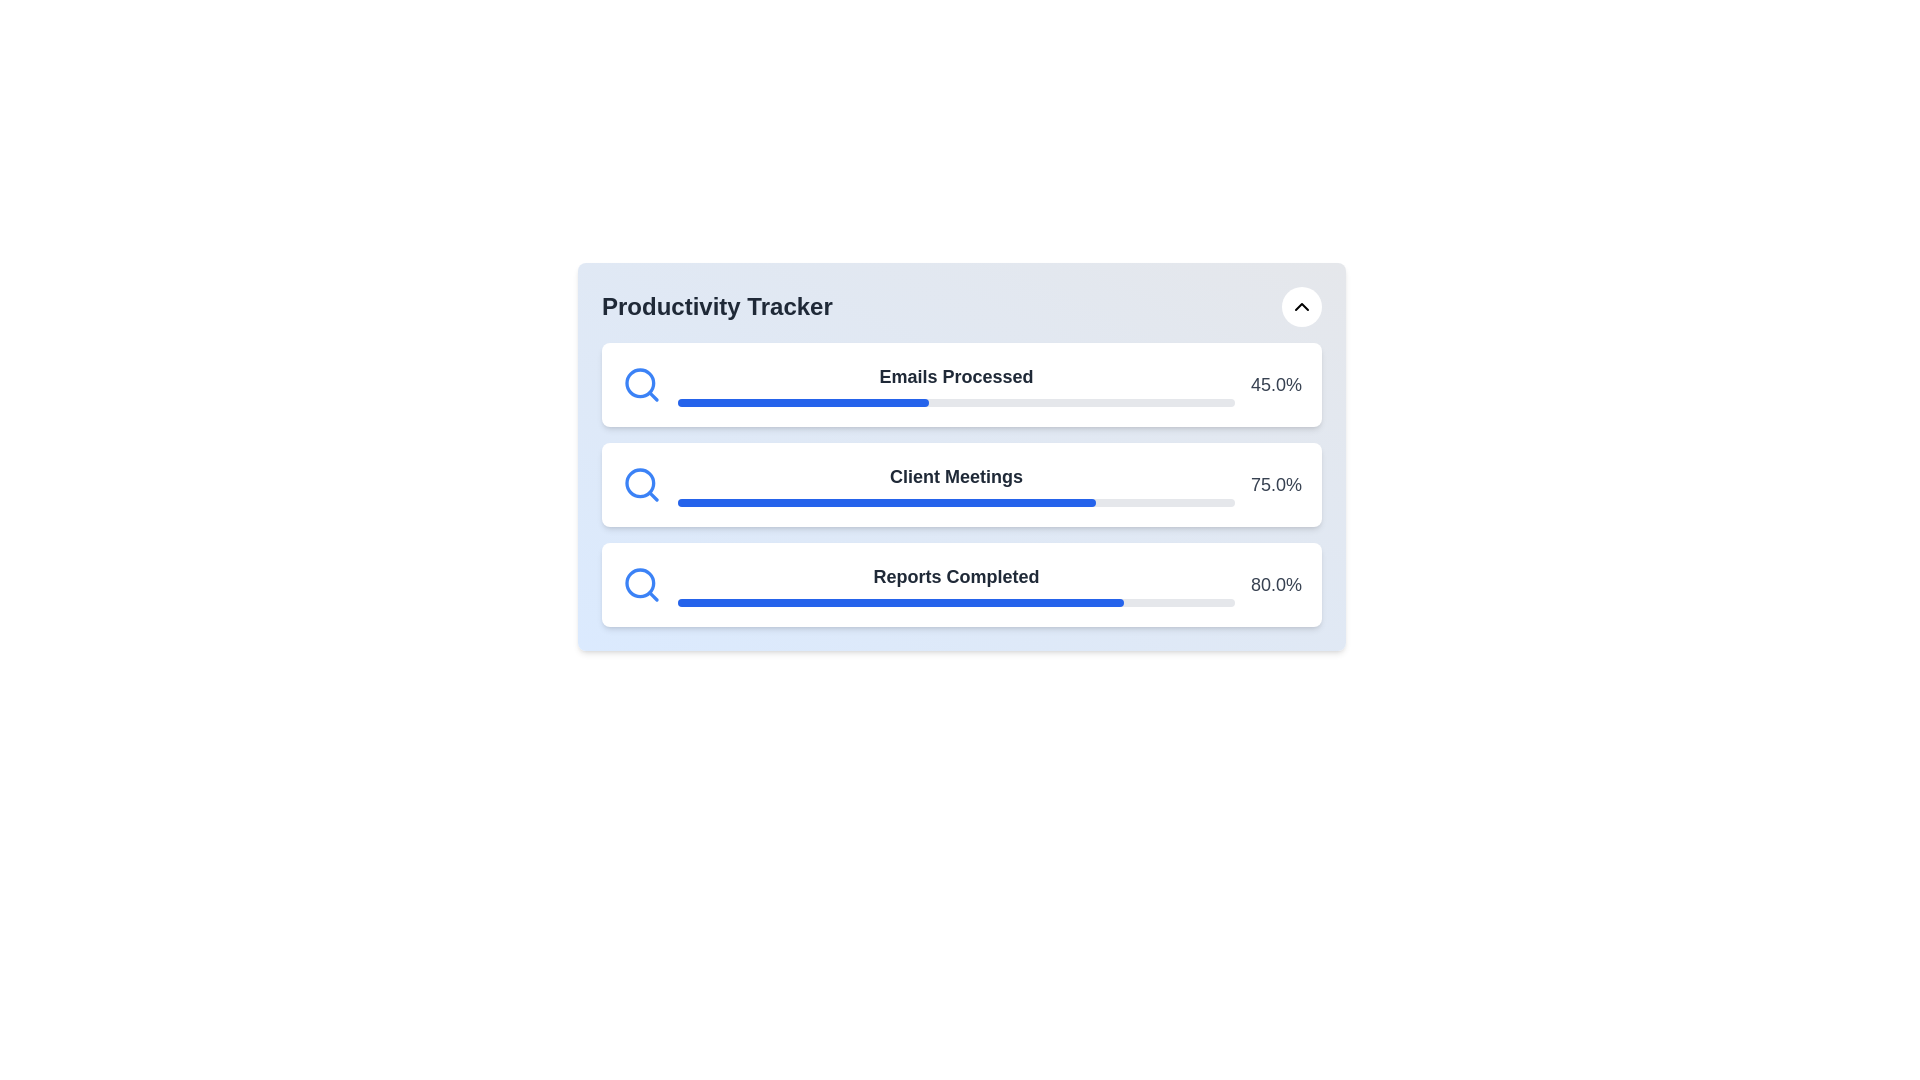 Image resolution: width=1920 pixels, height=1080 pixels. Describe the element at coordinates (955, 601) in the screenshot. I see `the horizontal progress bar indicating 80% progress within the 'Reports Completed' card` at that location.